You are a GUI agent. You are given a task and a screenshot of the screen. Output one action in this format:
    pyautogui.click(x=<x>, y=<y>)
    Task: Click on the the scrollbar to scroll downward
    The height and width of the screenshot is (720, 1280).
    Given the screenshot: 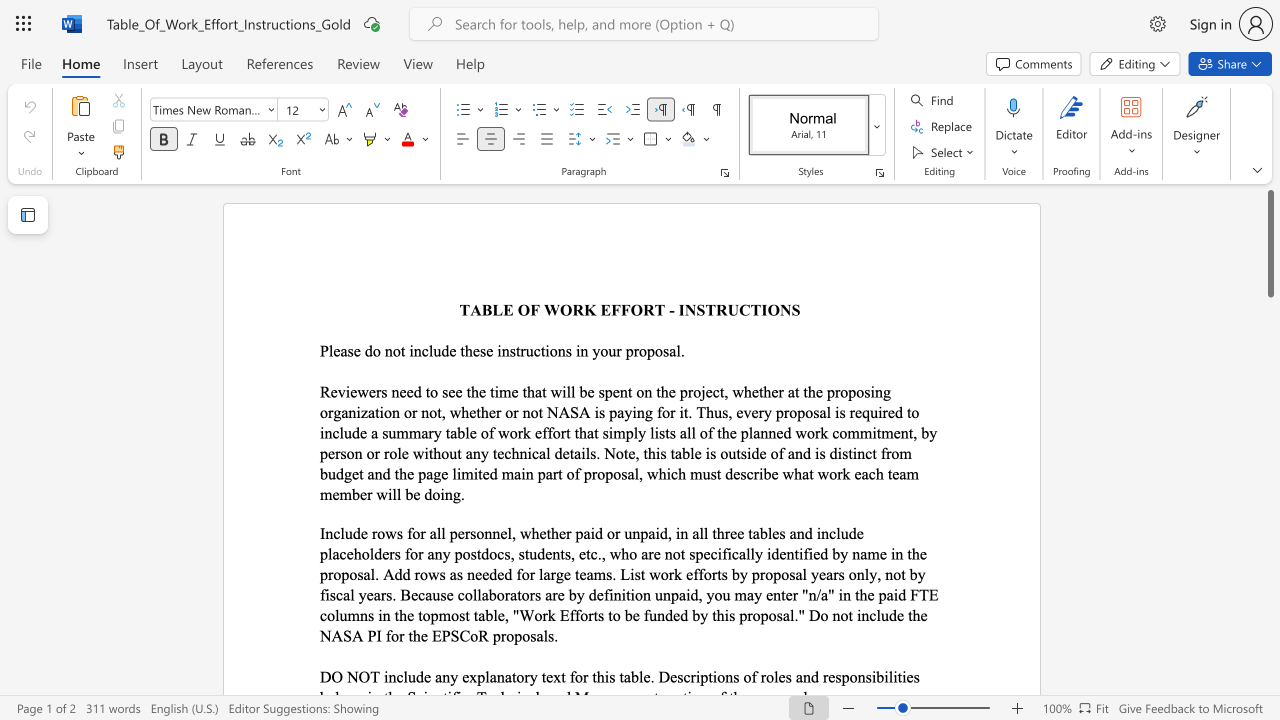 What is the action you would take?
    pyautogui.click(x=1269, y=618)
    